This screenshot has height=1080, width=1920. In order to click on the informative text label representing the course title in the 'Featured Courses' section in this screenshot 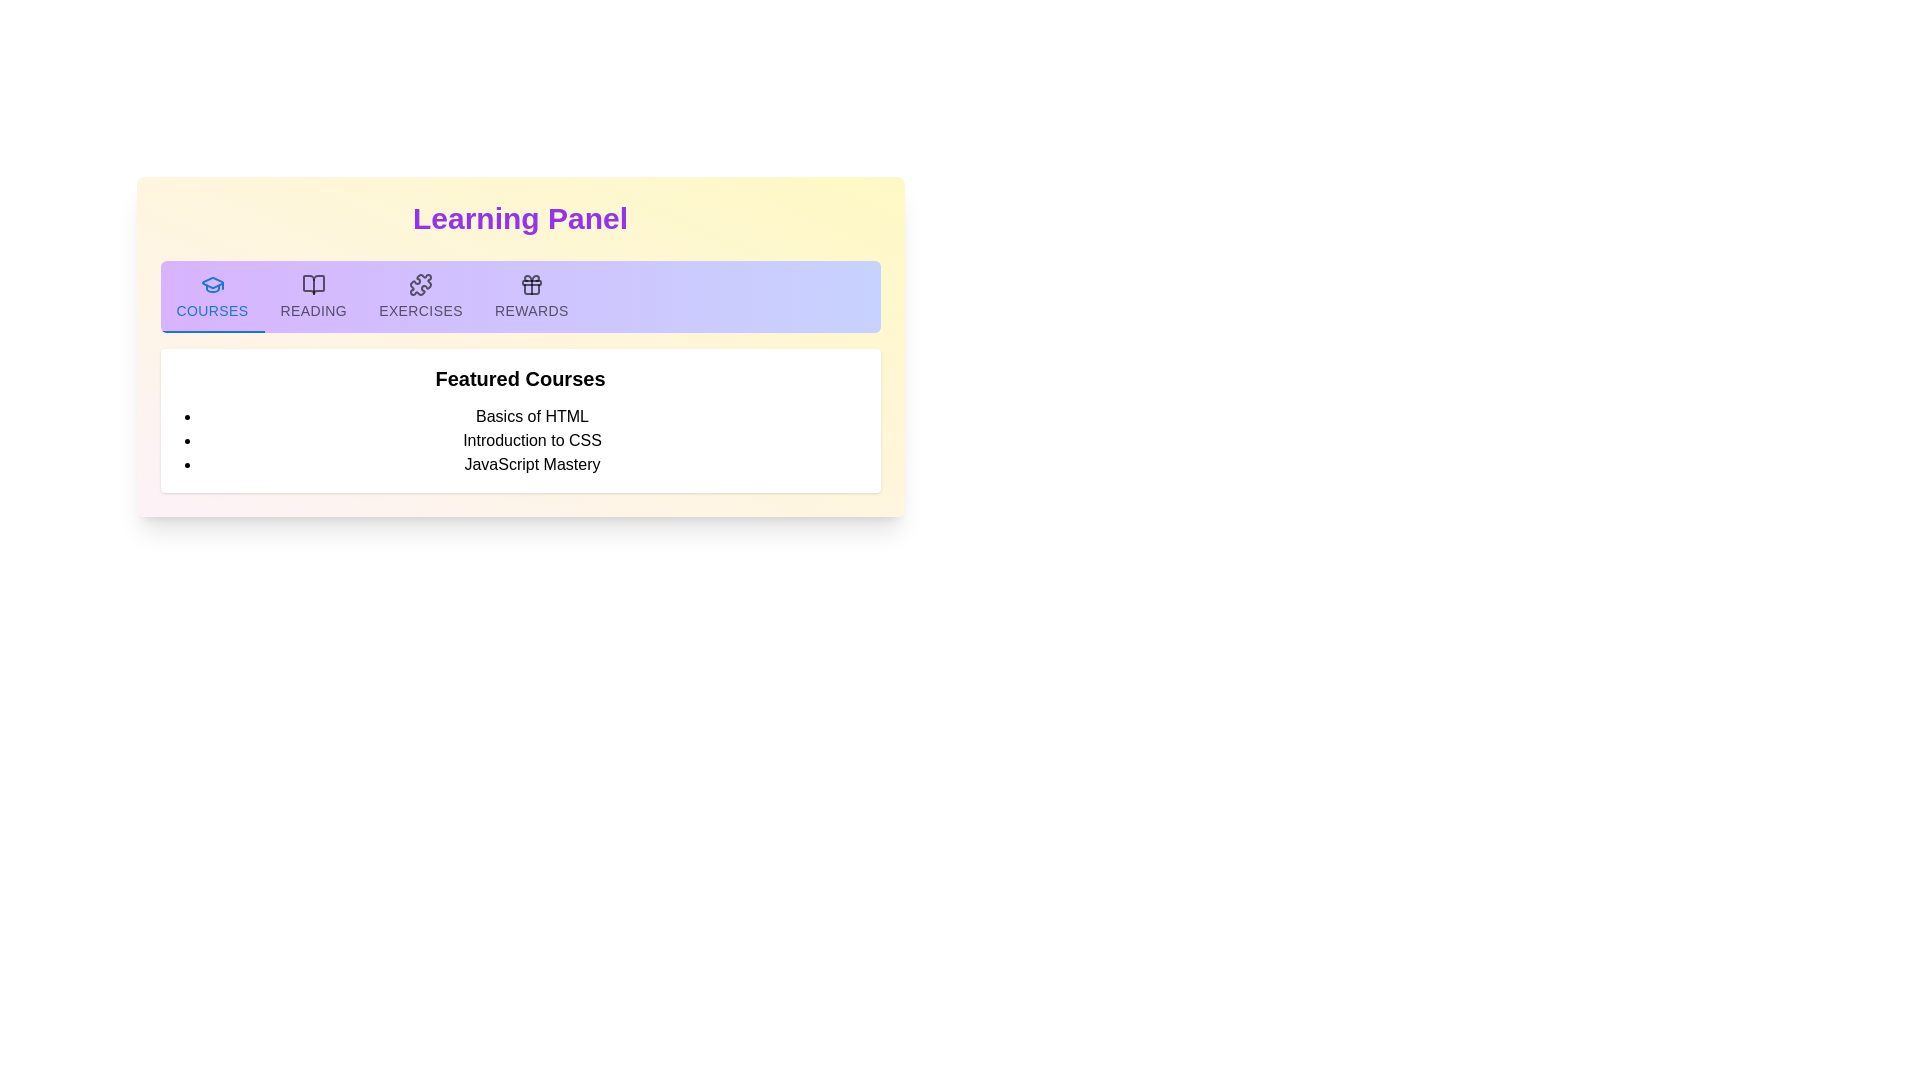, I will do `click(532, 465)`.